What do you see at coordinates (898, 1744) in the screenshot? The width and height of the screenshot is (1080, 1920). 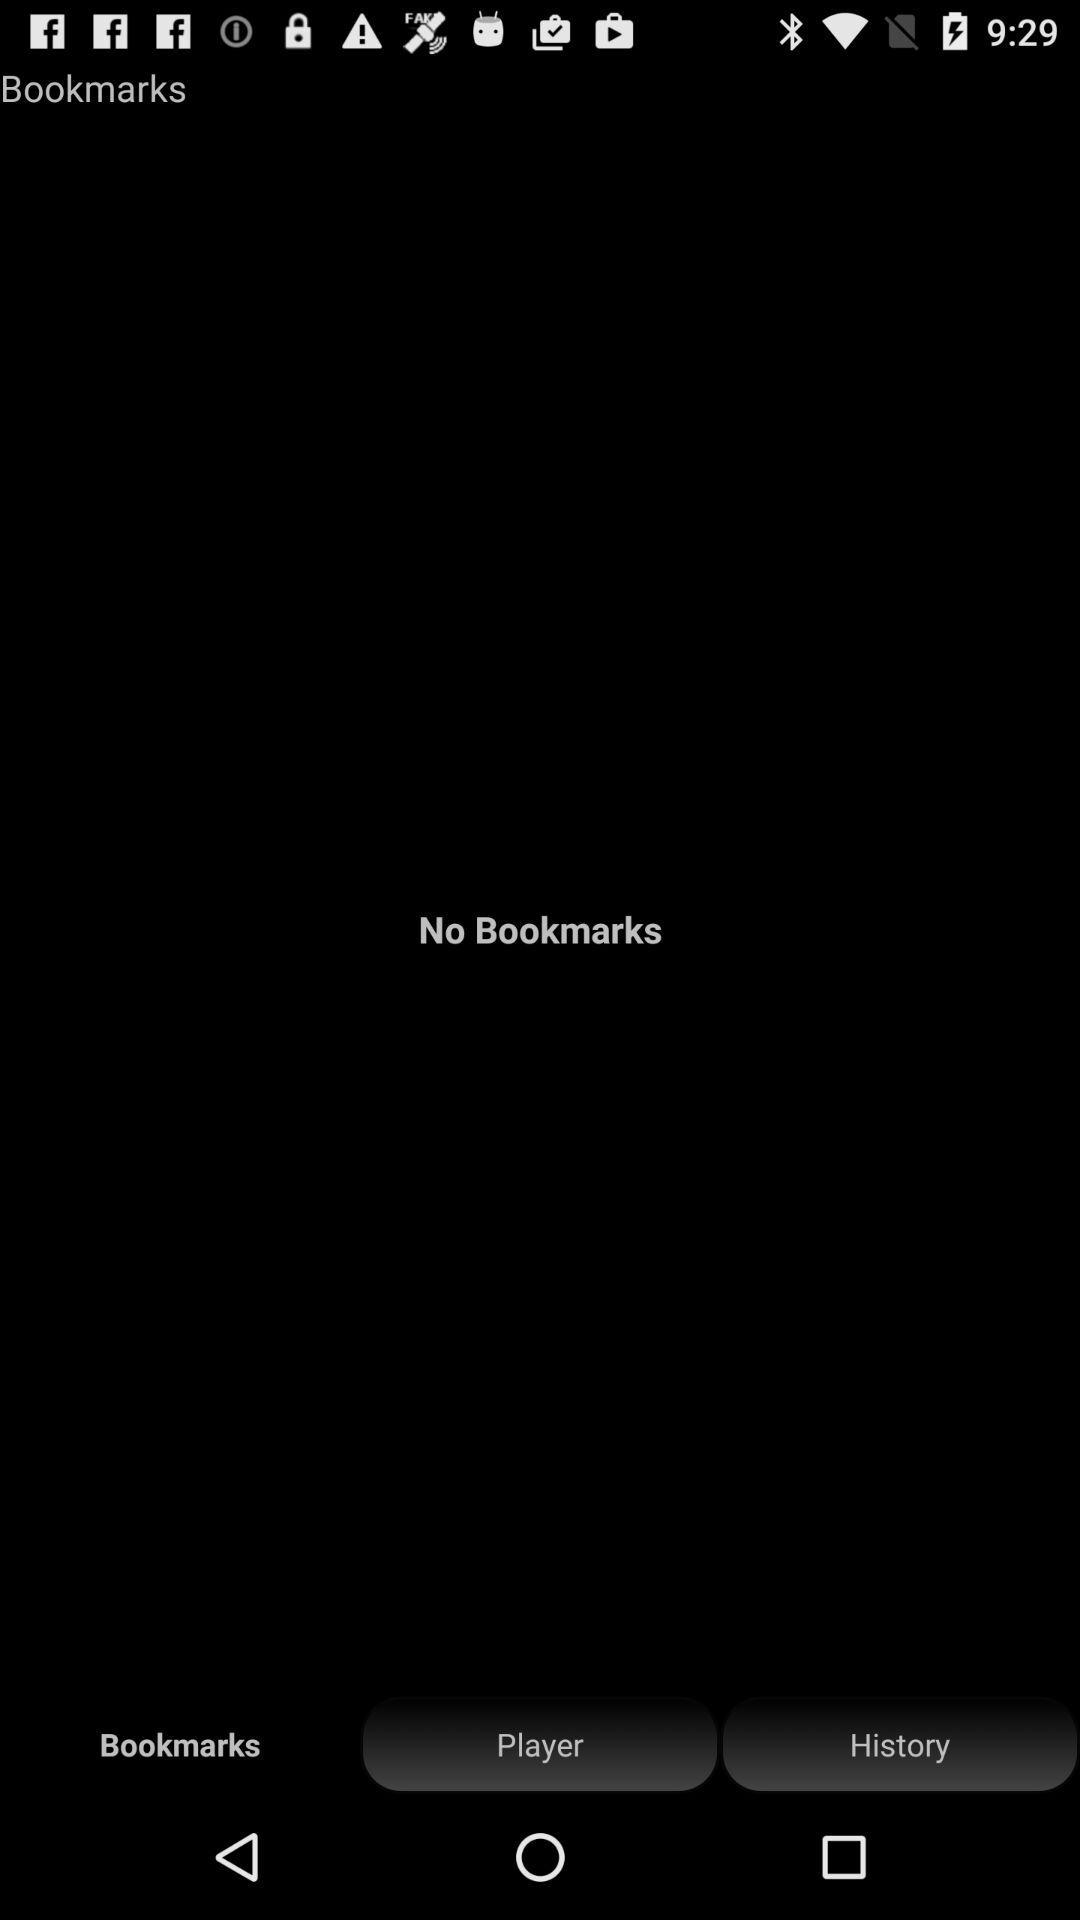 I see `button next to the player` at bounding box center [898, 1744].